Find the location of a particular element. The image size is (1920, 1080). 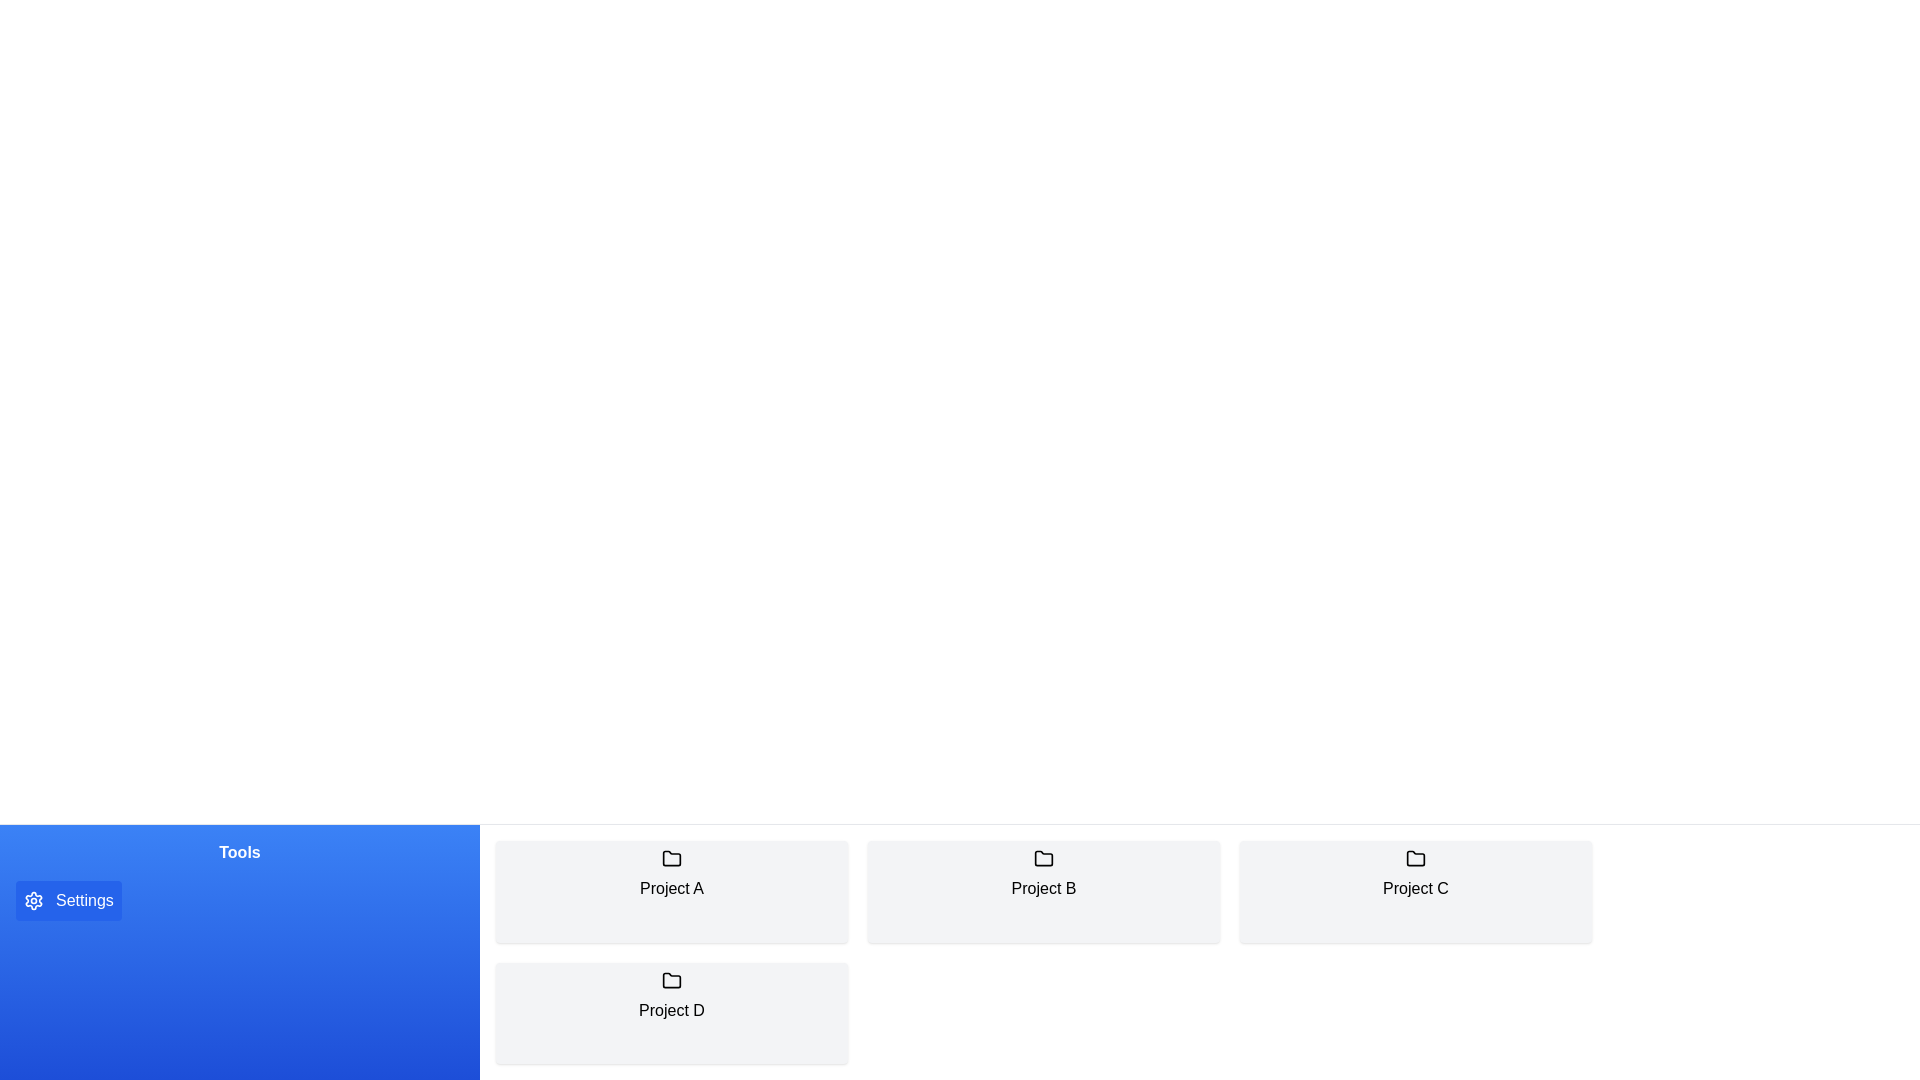

the section header text label indicating the purpose of the section below, which is located within 'Tools Settings' and above the 'Settings' button is located at coordinates (240, 852).